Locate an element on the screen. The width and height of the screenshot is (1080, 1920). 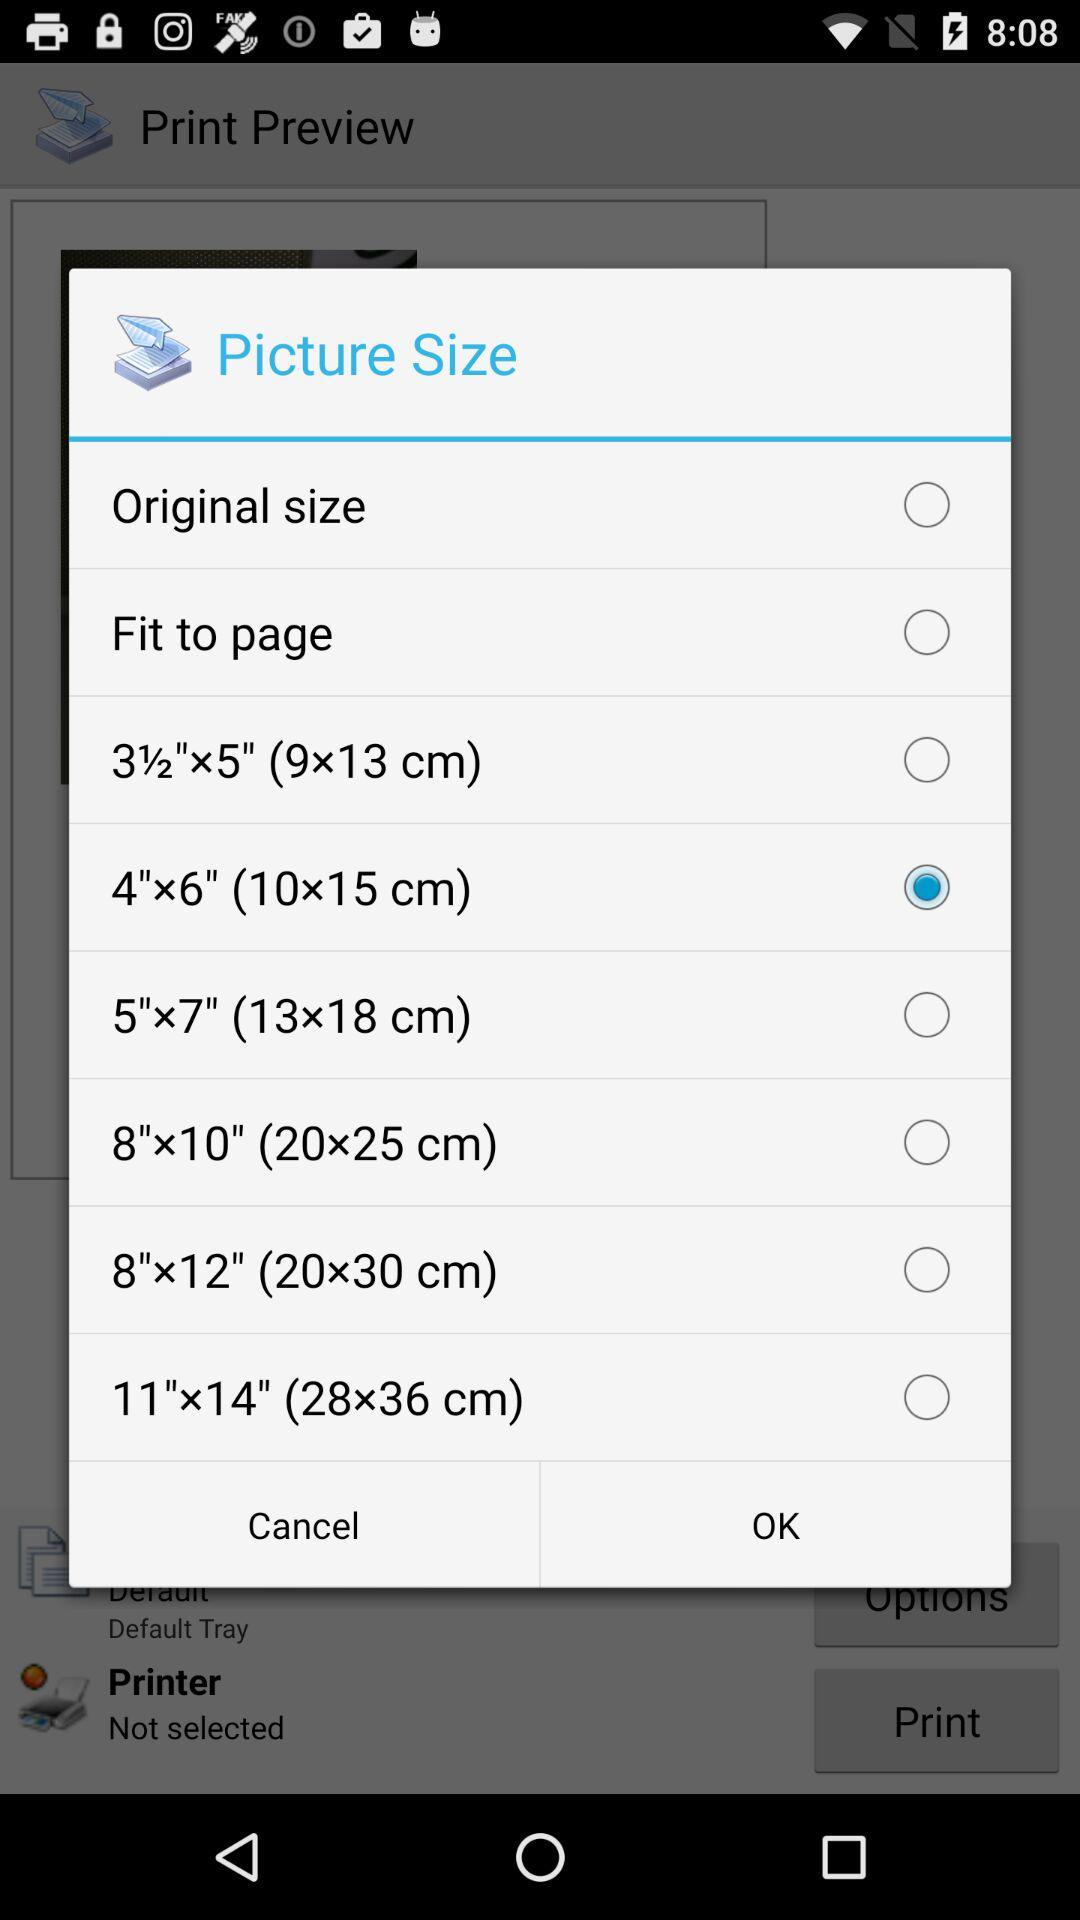
icon to the left of the ok button is located at coordinates (304, 1523).